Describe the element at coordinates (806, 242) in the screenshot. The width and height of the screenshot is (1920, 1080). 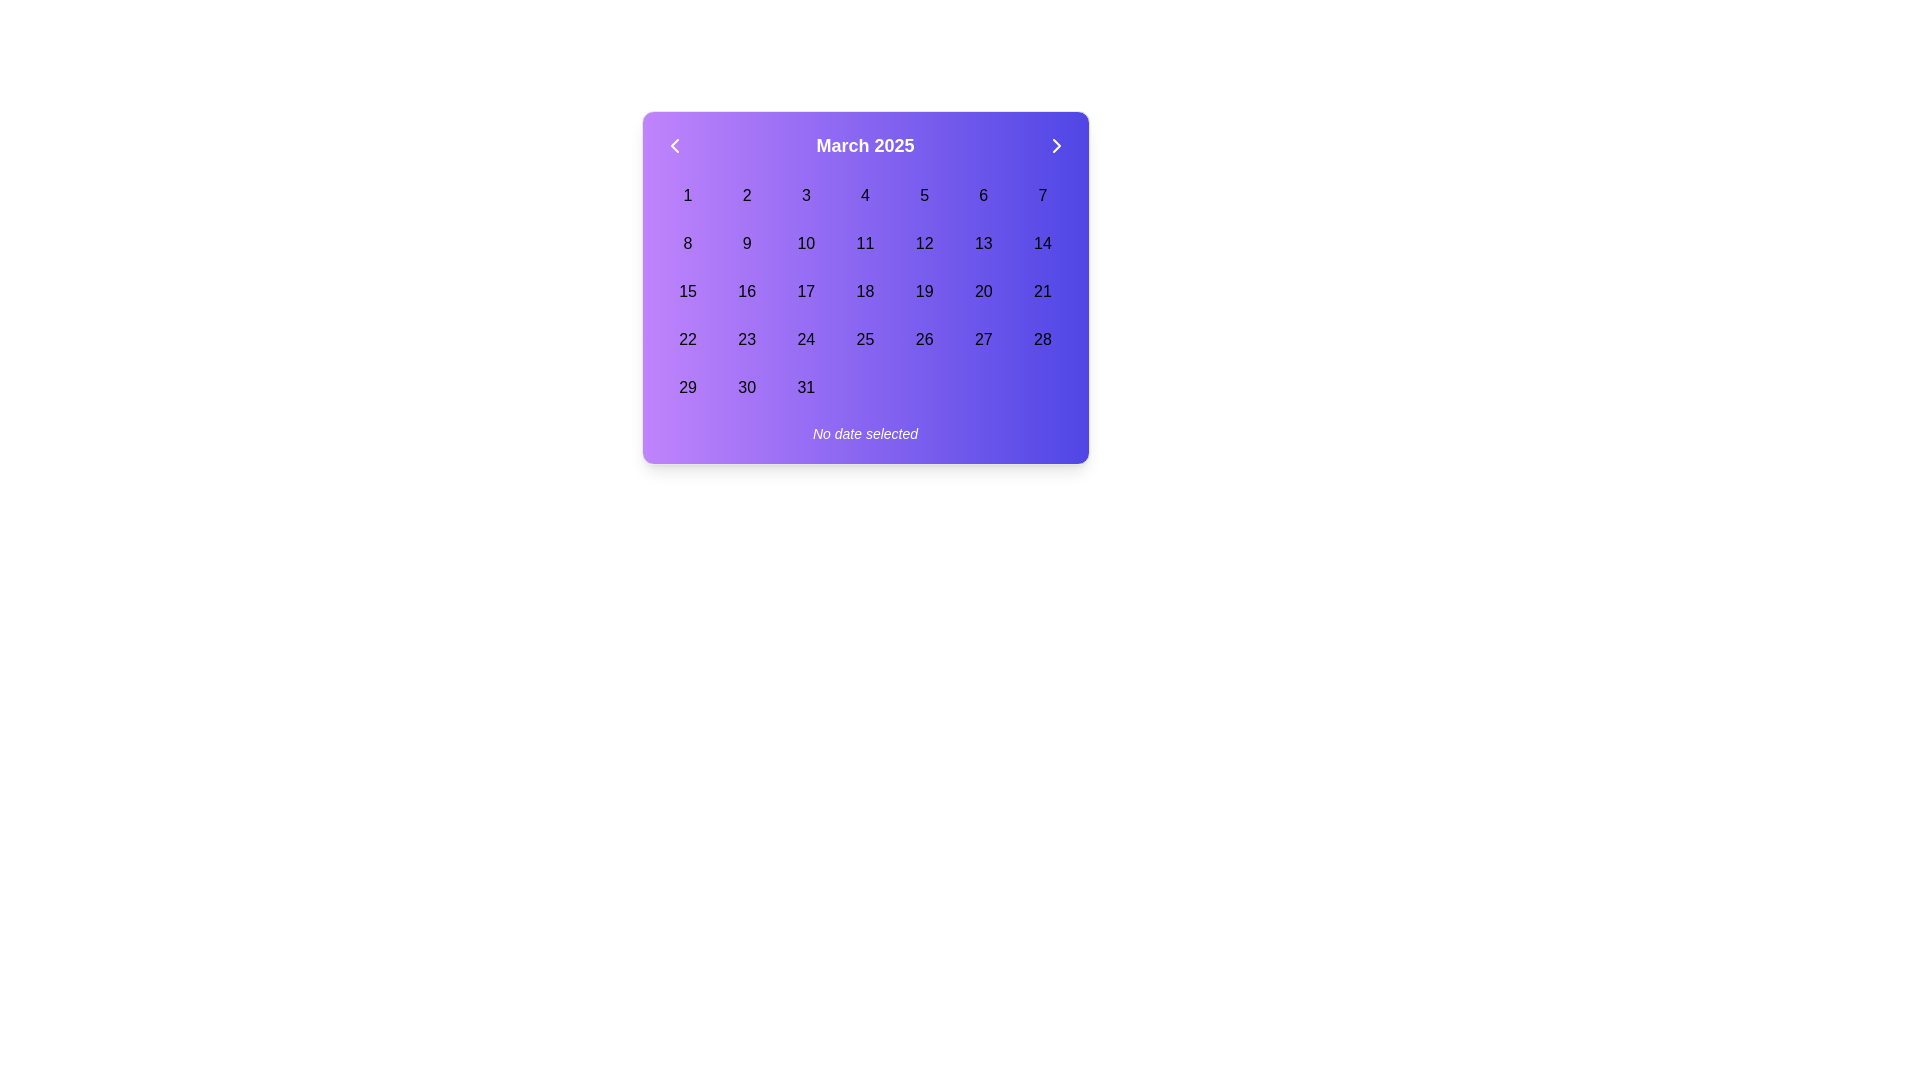
I see `the button representing the date '10' in the calendar component` at that location.